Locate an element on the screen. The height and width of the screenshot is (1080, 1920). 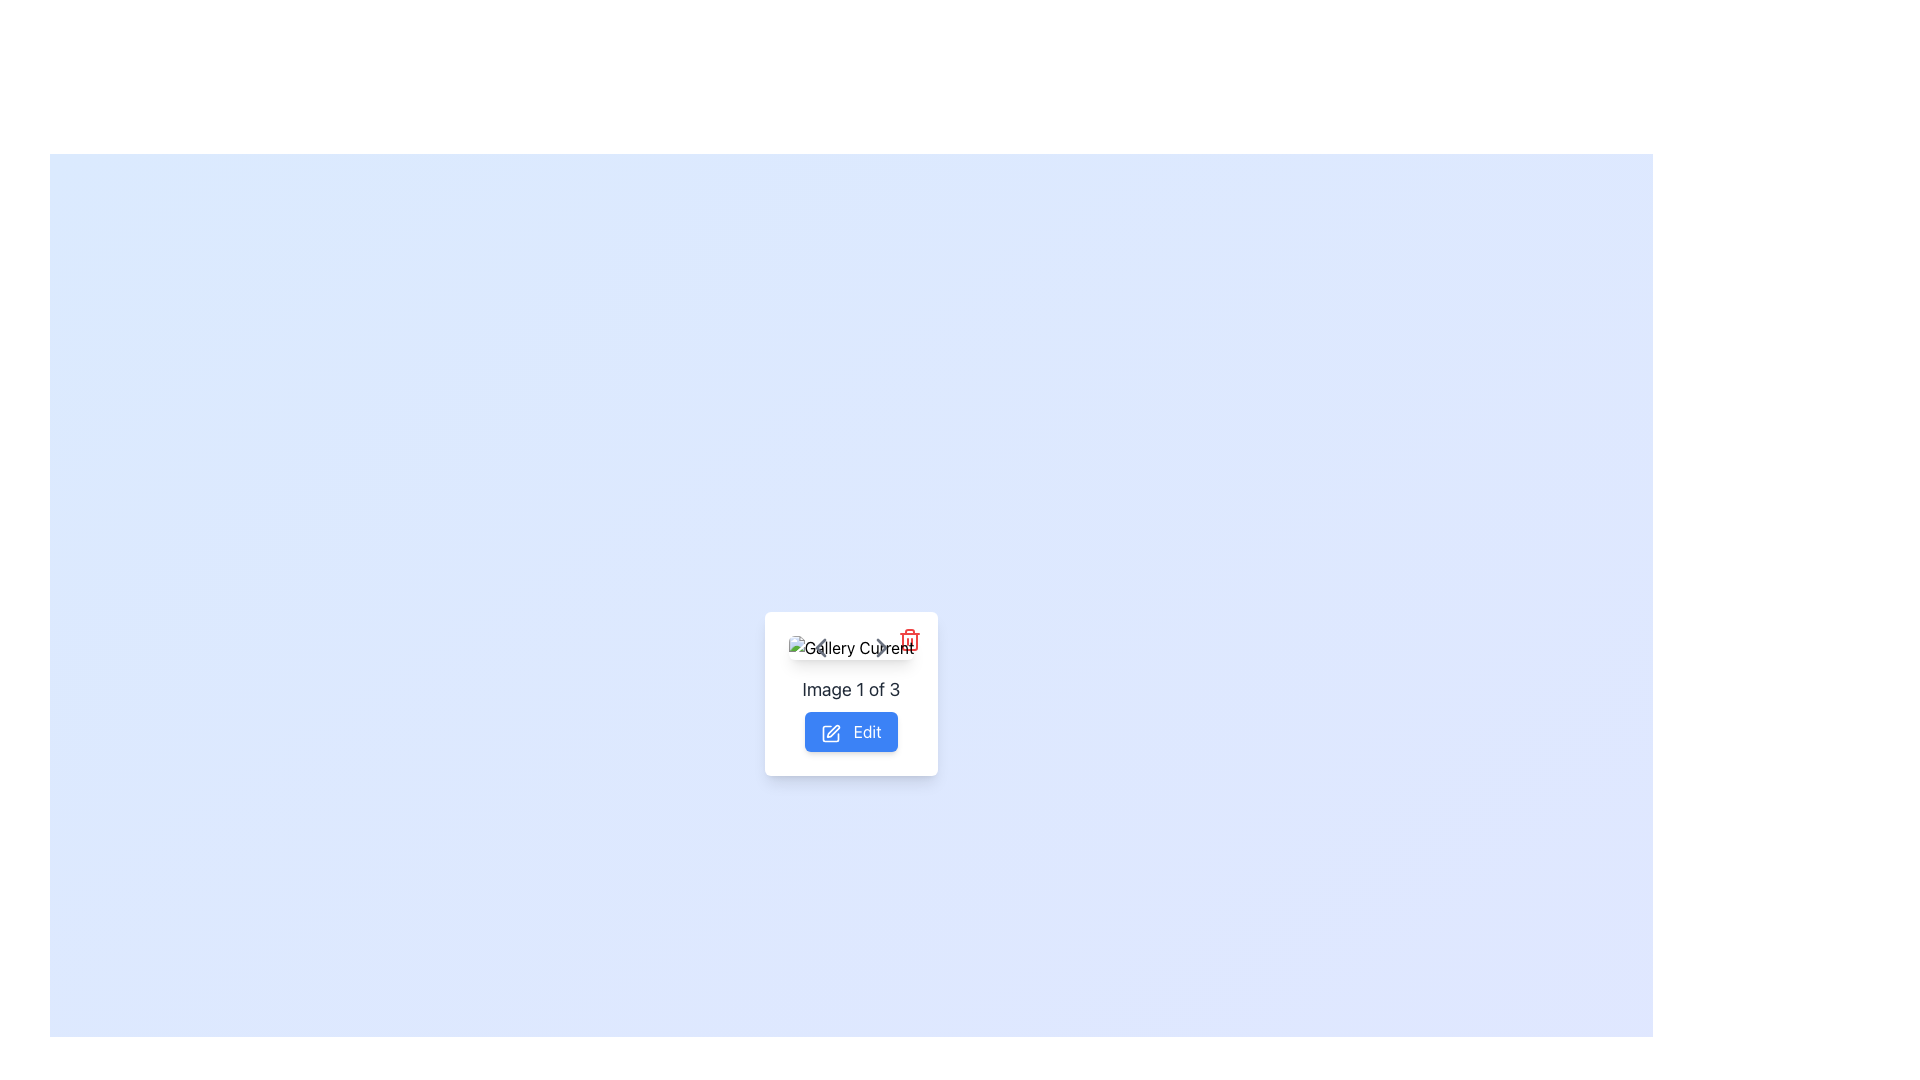
the edit button located below the text 'Image 1 of 3' to observe its hover effect is located at coordinates (851, 732).